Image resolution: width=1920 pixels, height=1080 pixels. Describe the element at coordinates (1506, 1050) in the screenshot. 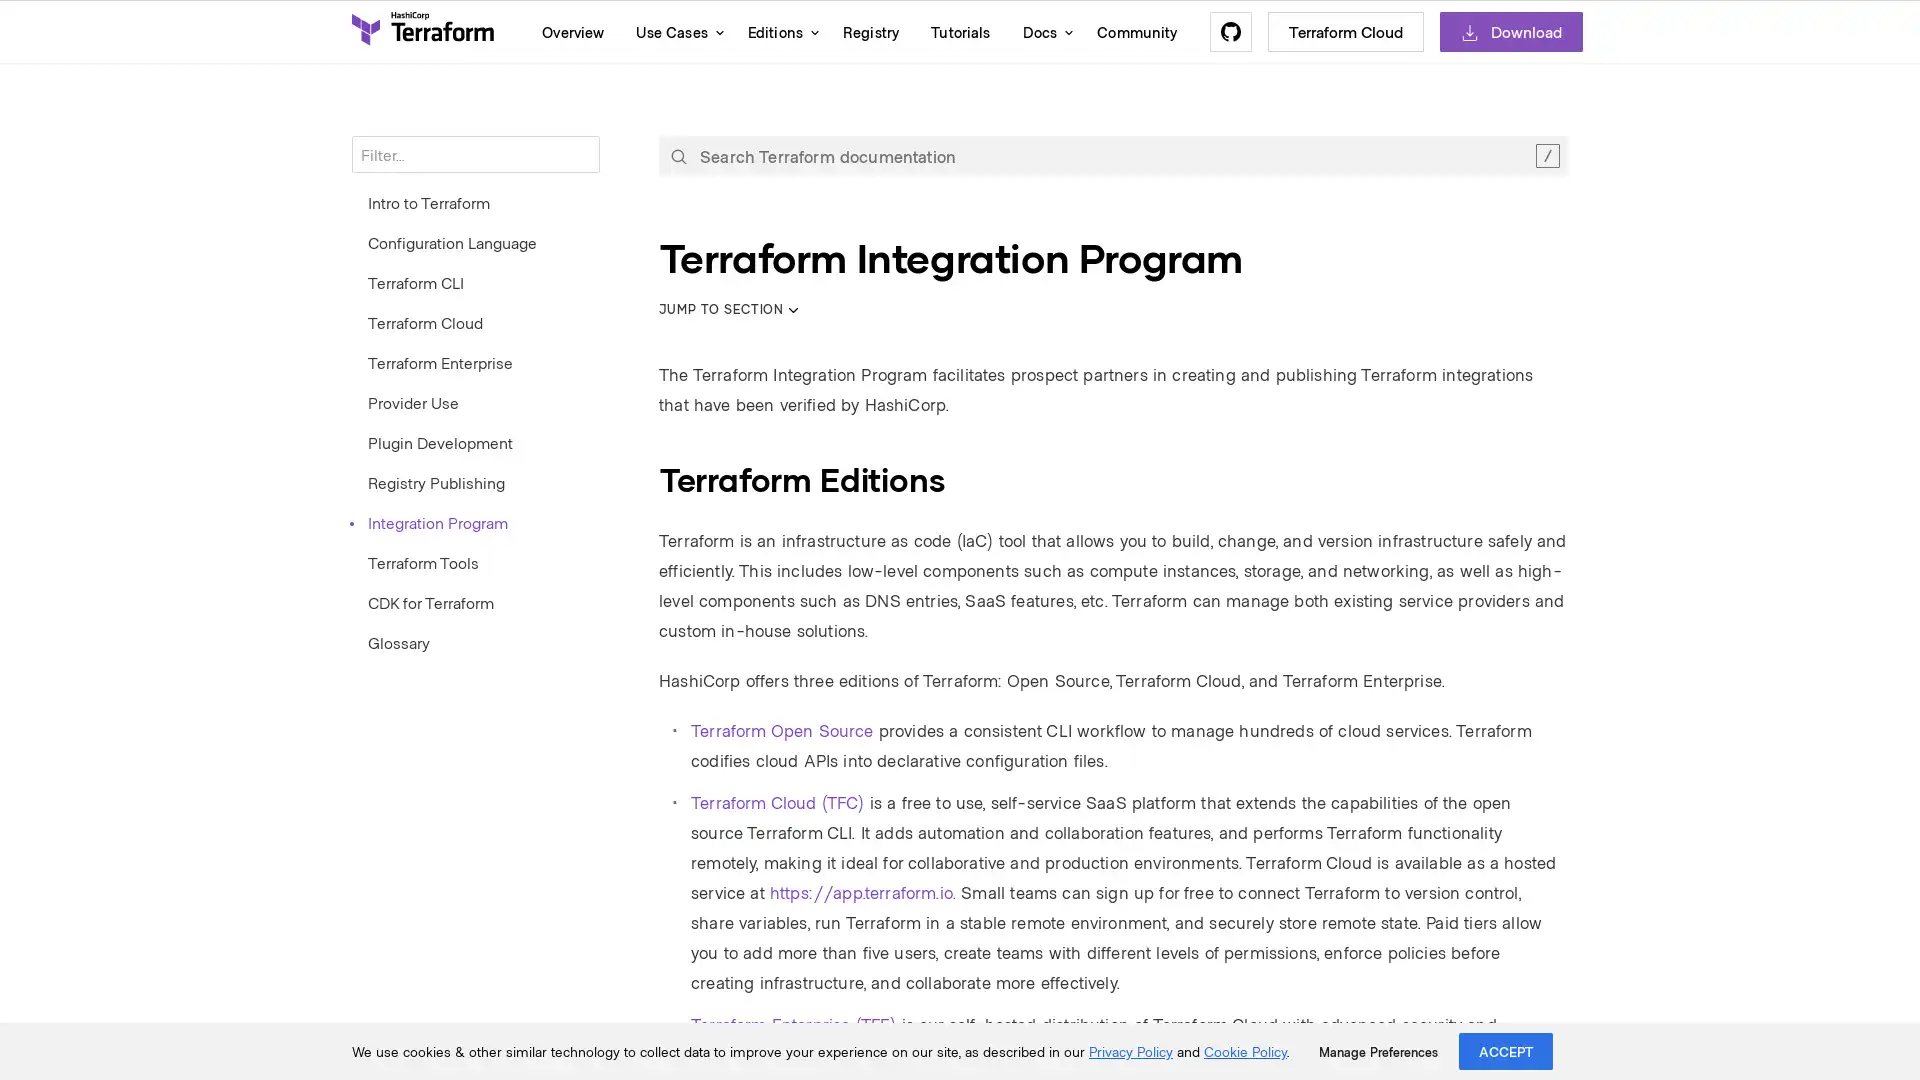

I see `ACCEPT` at that location.